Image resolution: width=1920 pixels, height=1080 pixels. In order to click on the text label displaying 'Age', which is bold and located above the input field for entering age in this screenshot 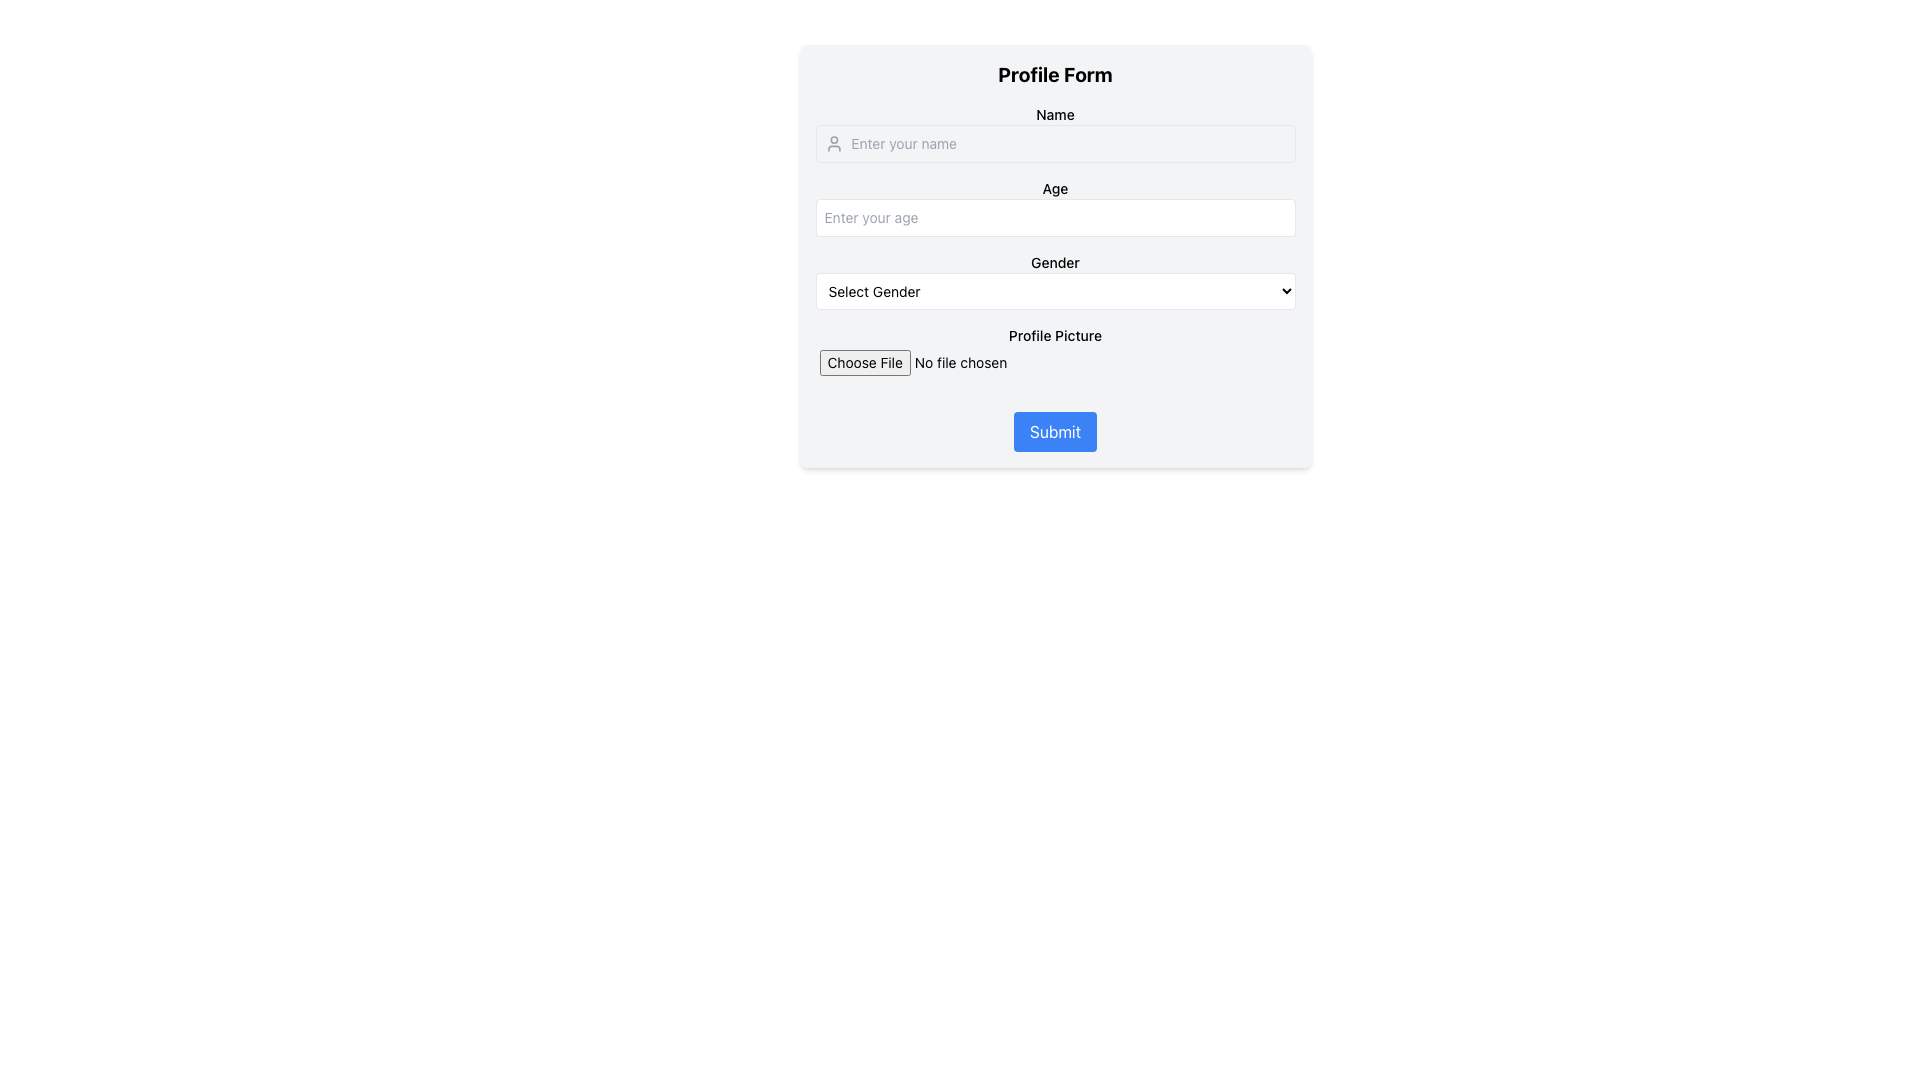, I will do `click(1054, 189)`.